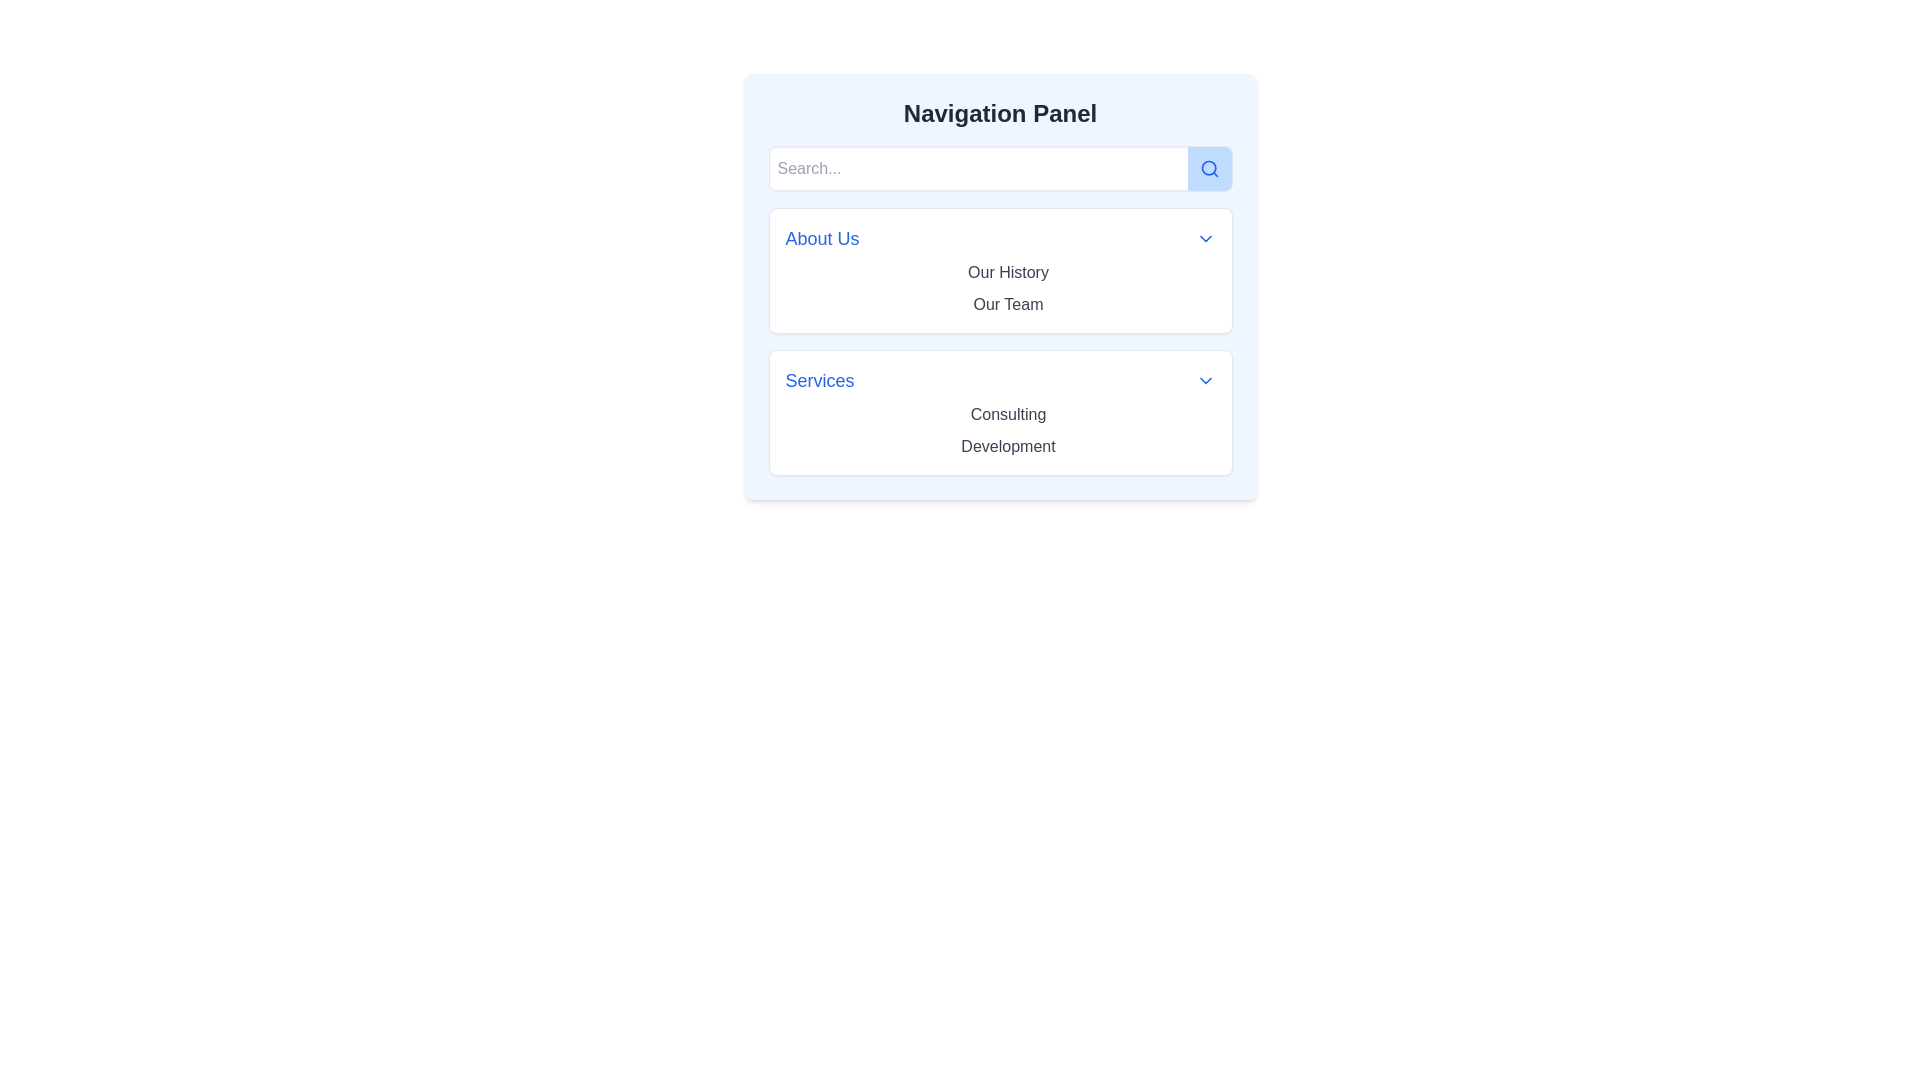  I want to click on the hyperlink located under the 'About Us' category in the navigation panel, so click(1008, 304).